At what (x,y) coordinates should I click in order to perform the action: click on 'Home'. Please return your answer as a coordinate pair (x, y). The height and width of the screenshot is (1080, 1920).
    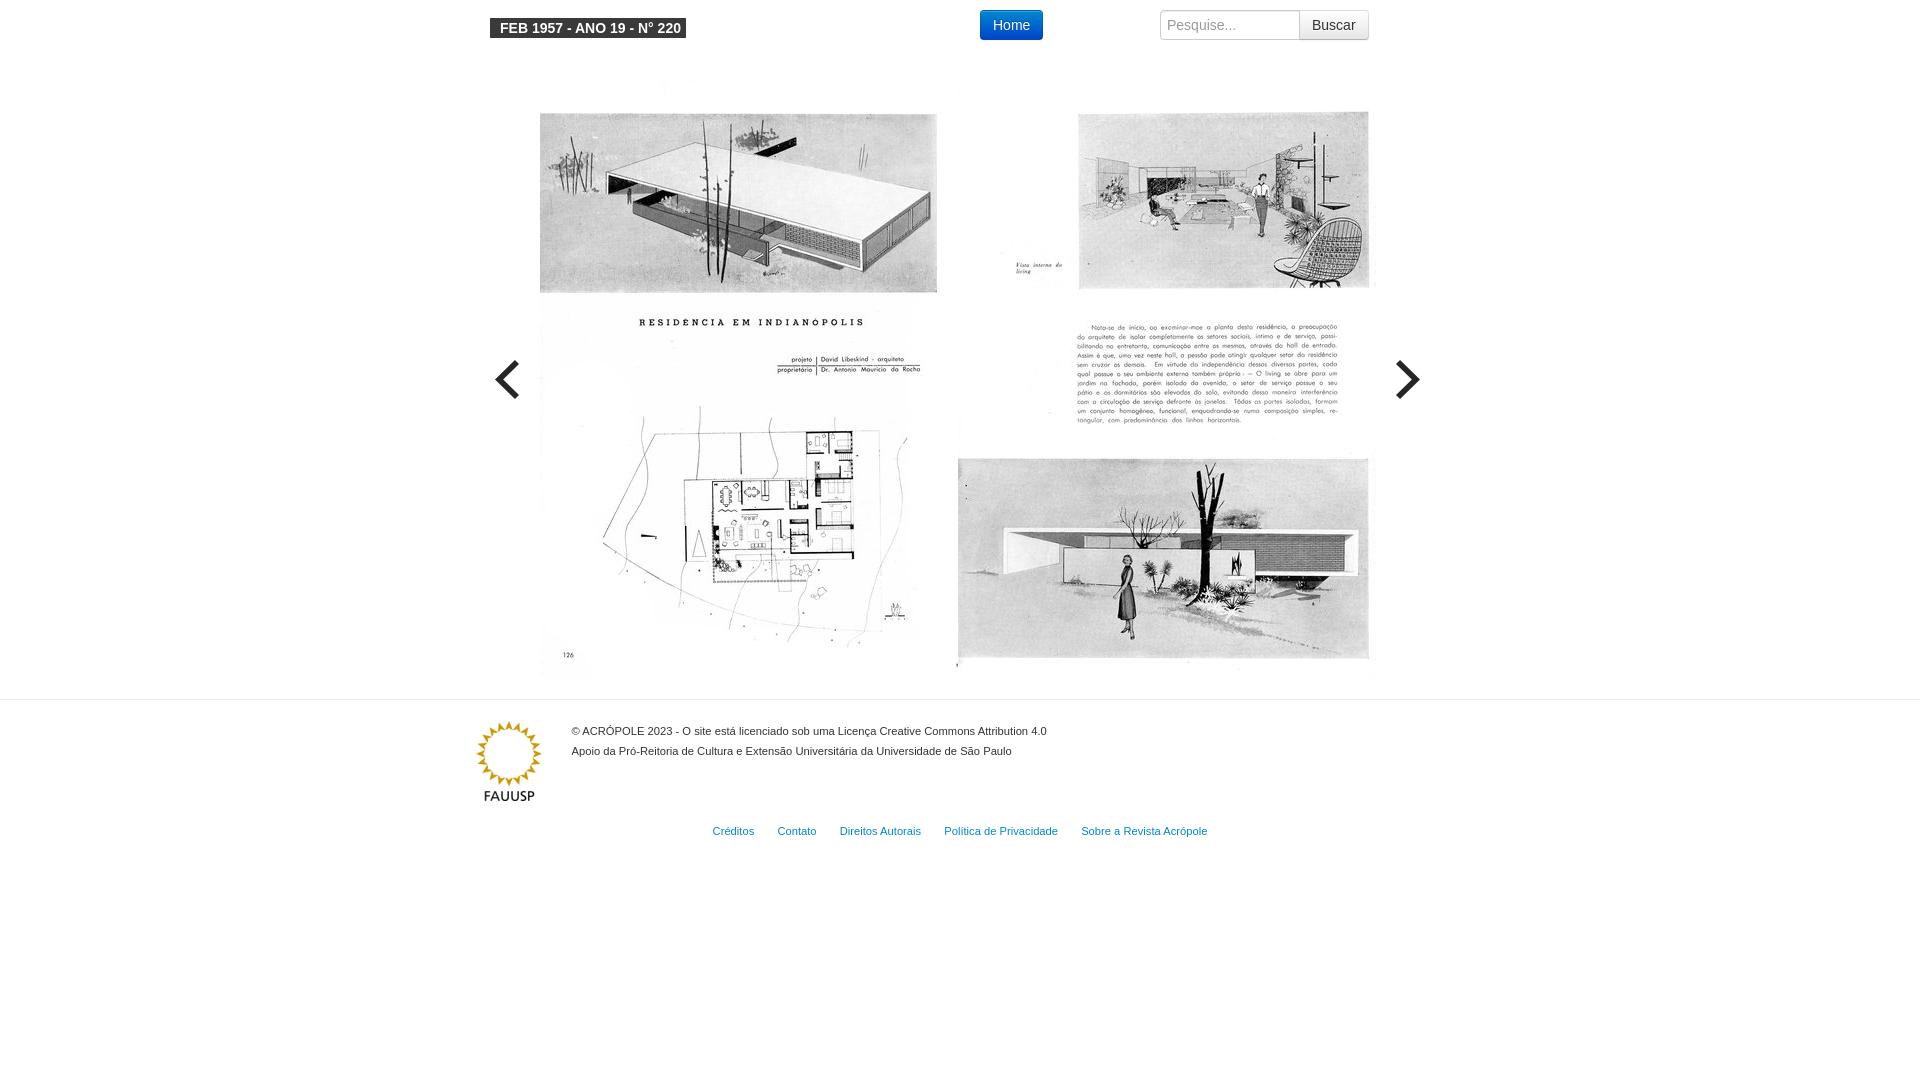
    Looking at the image, I should click on (1011, 24).